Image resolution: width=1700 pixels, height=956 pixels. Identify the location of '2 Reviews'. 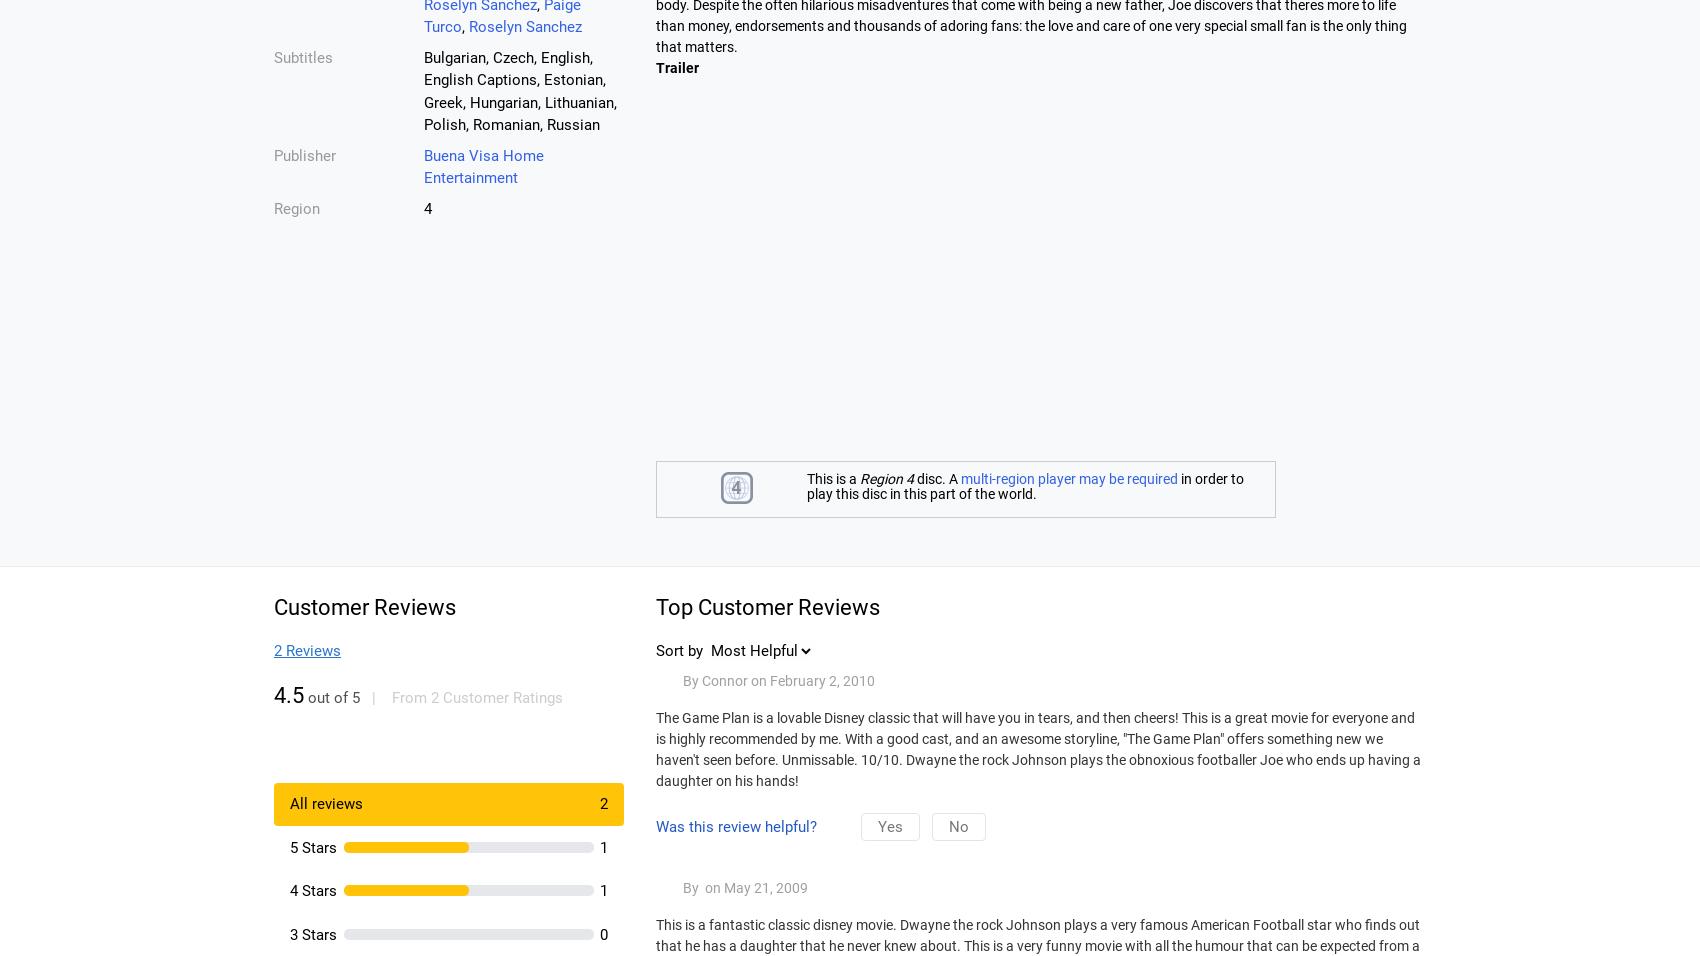
(307, 651).